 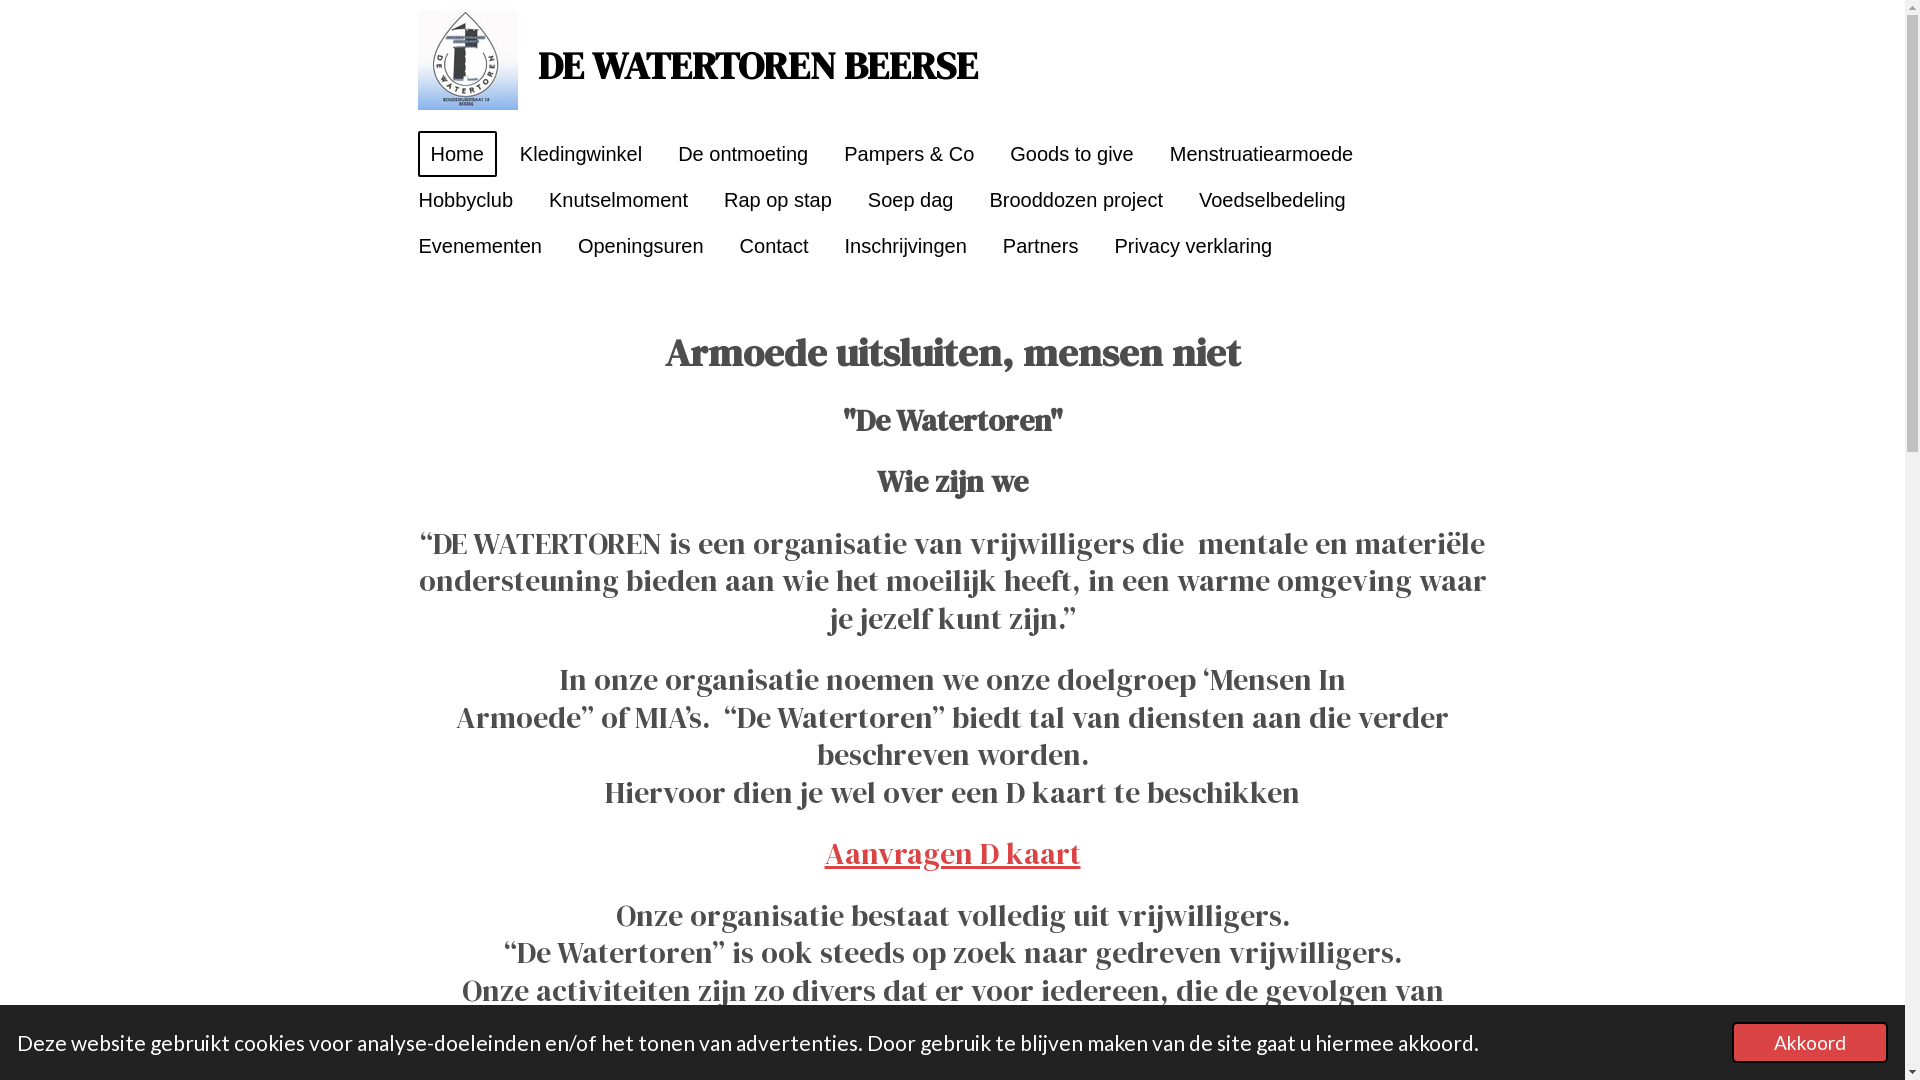 What do you see at coordinates (641, 245) in the screenshot?
I see `'Openingsuren'` at bounding box center [641, 245].